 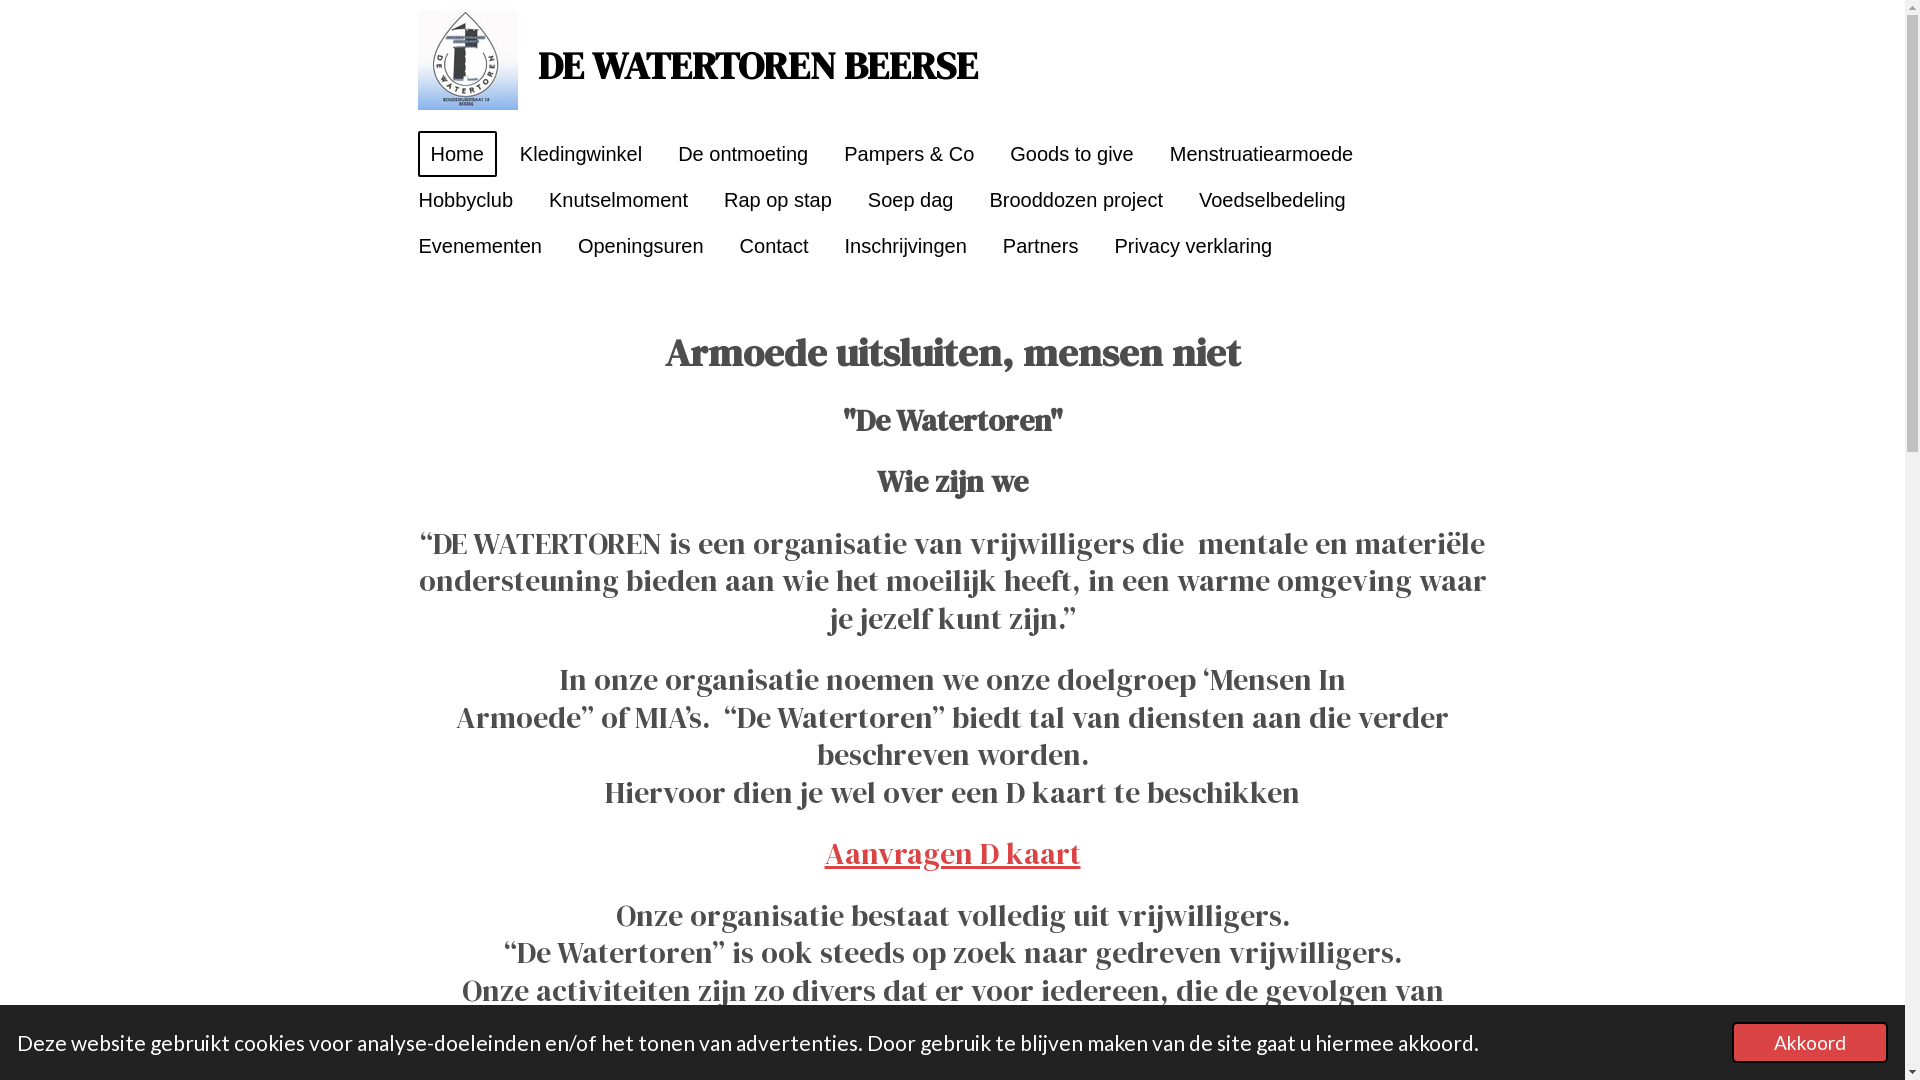 What do you see at coordinates (641, 245) in the screenshot?
I see `'Openingsuren'` at bounding box center [641, 245].